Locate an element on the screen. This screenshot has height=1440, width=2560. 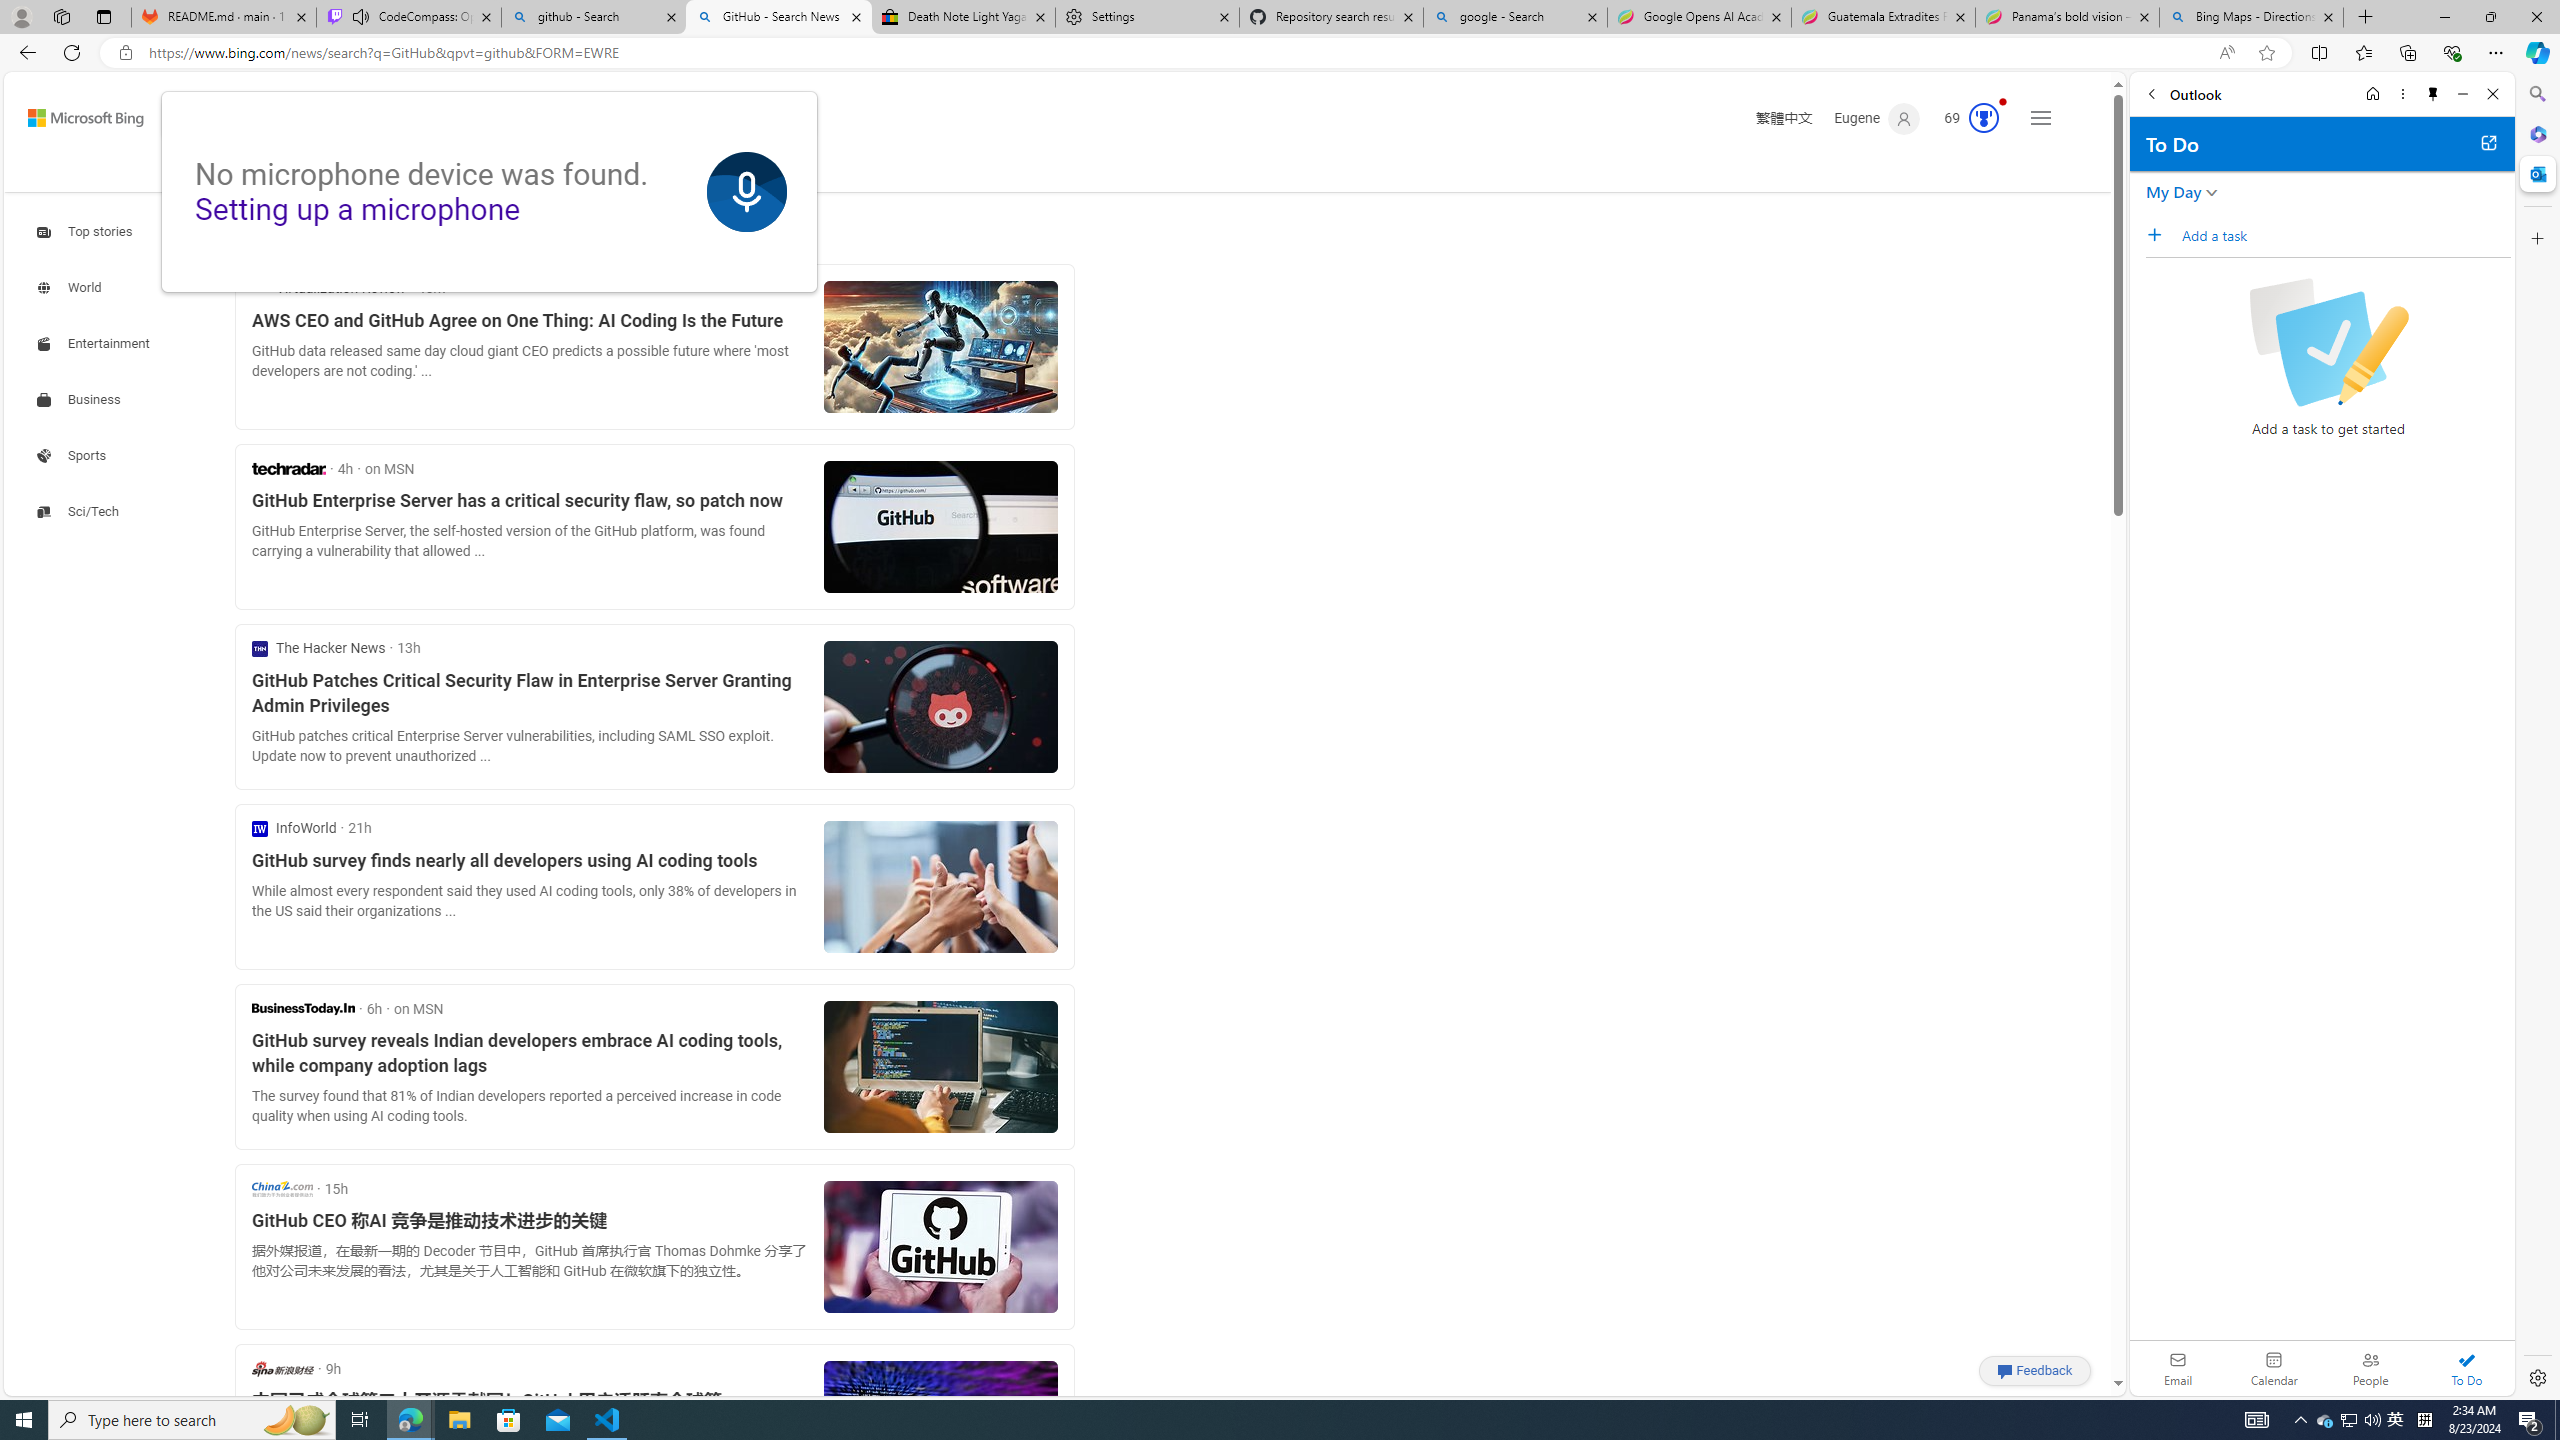
'TechRadar' is located at coordinates (288, 467).